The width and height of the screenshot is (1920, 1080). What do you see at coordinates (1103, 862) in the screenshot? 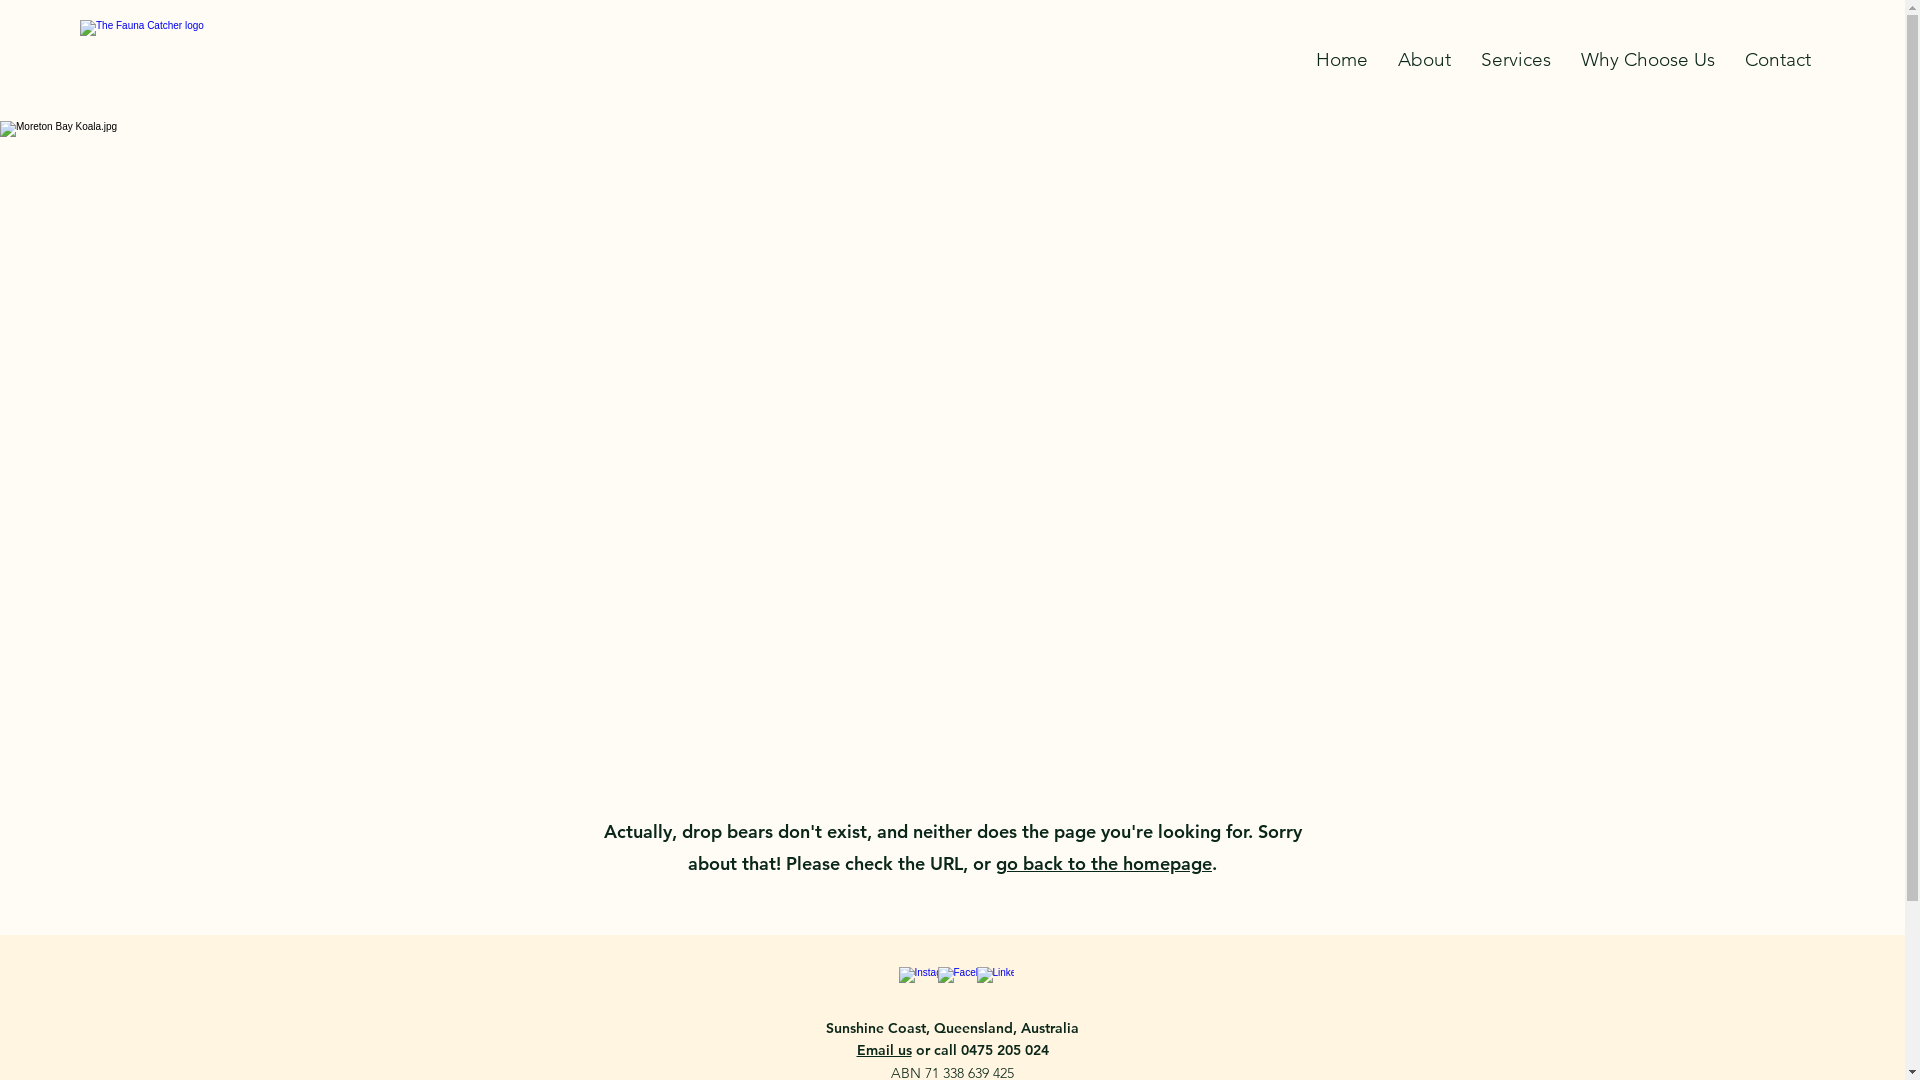
I see `'go back to the homepage'` at bounding box center [1103, 862].